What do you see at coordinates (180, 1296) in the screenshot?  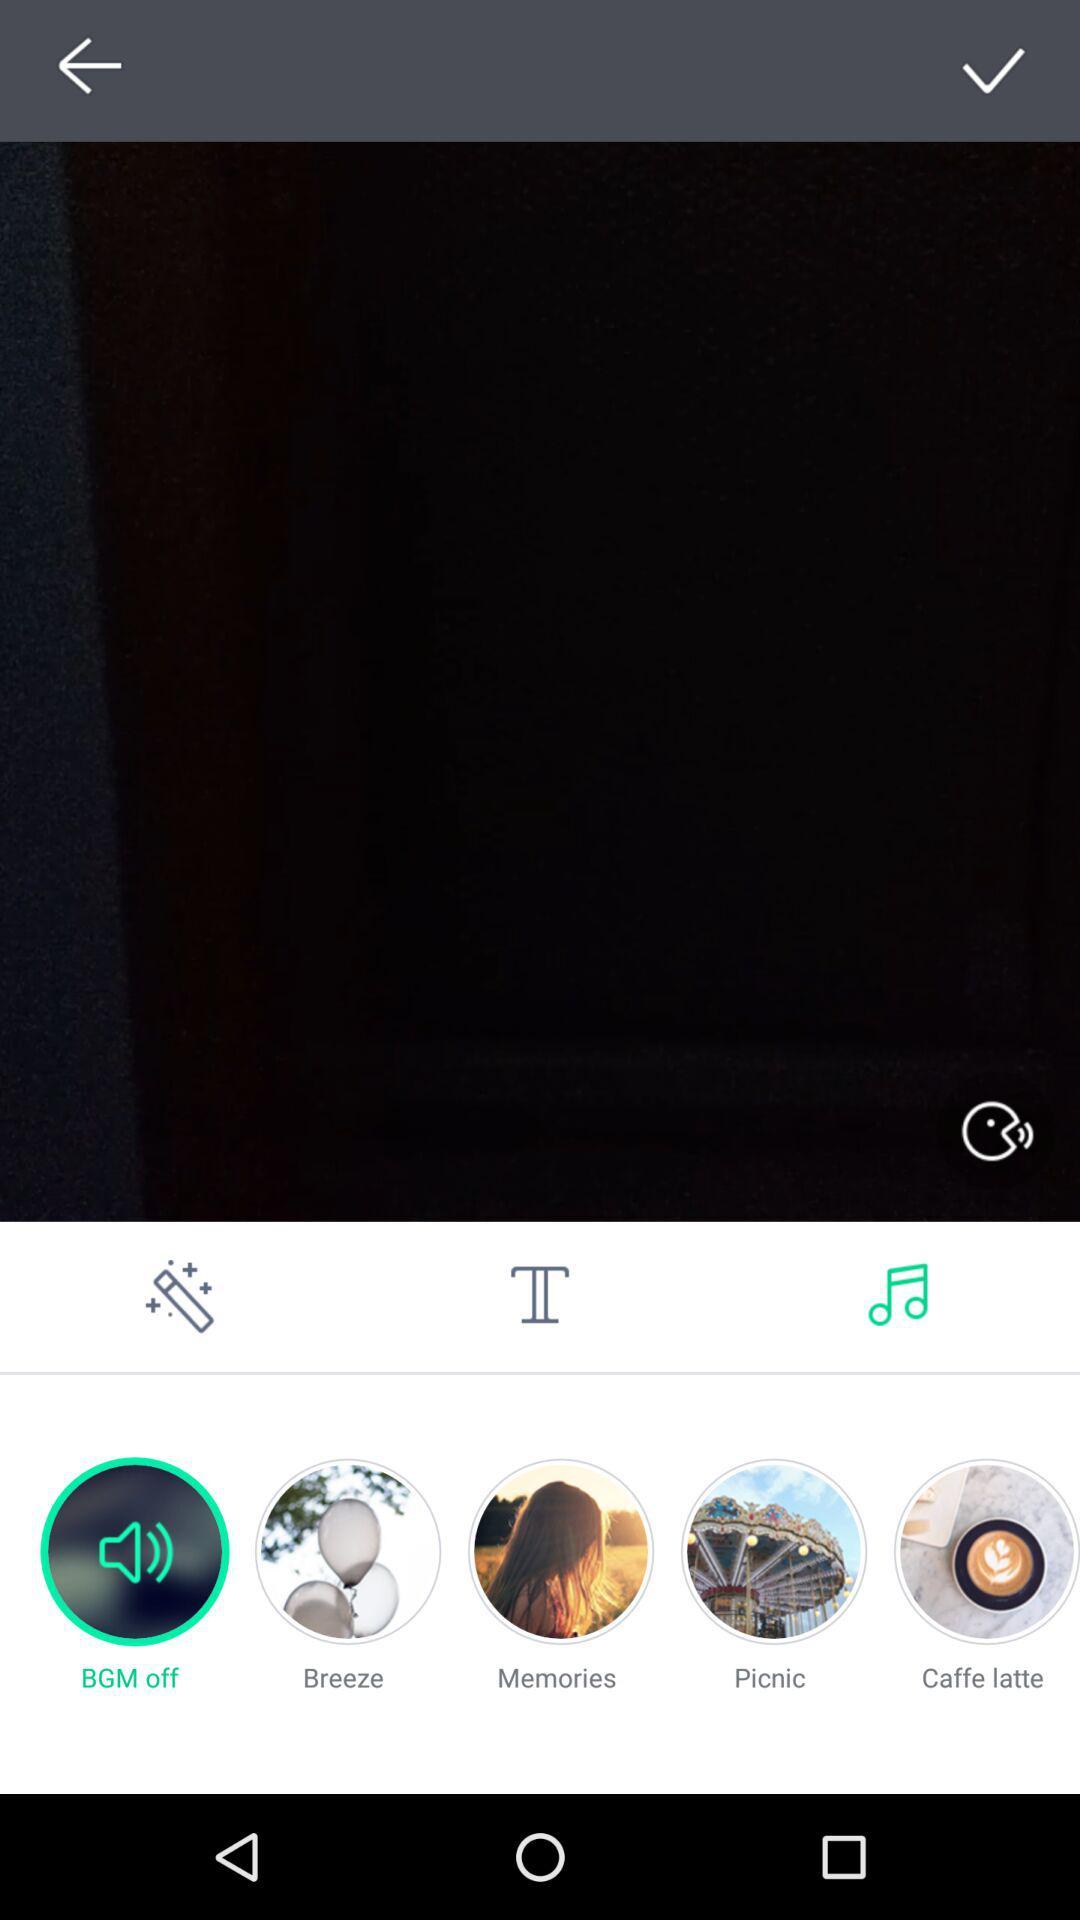 I see `edit photo` at bounding box center [180, 1296].